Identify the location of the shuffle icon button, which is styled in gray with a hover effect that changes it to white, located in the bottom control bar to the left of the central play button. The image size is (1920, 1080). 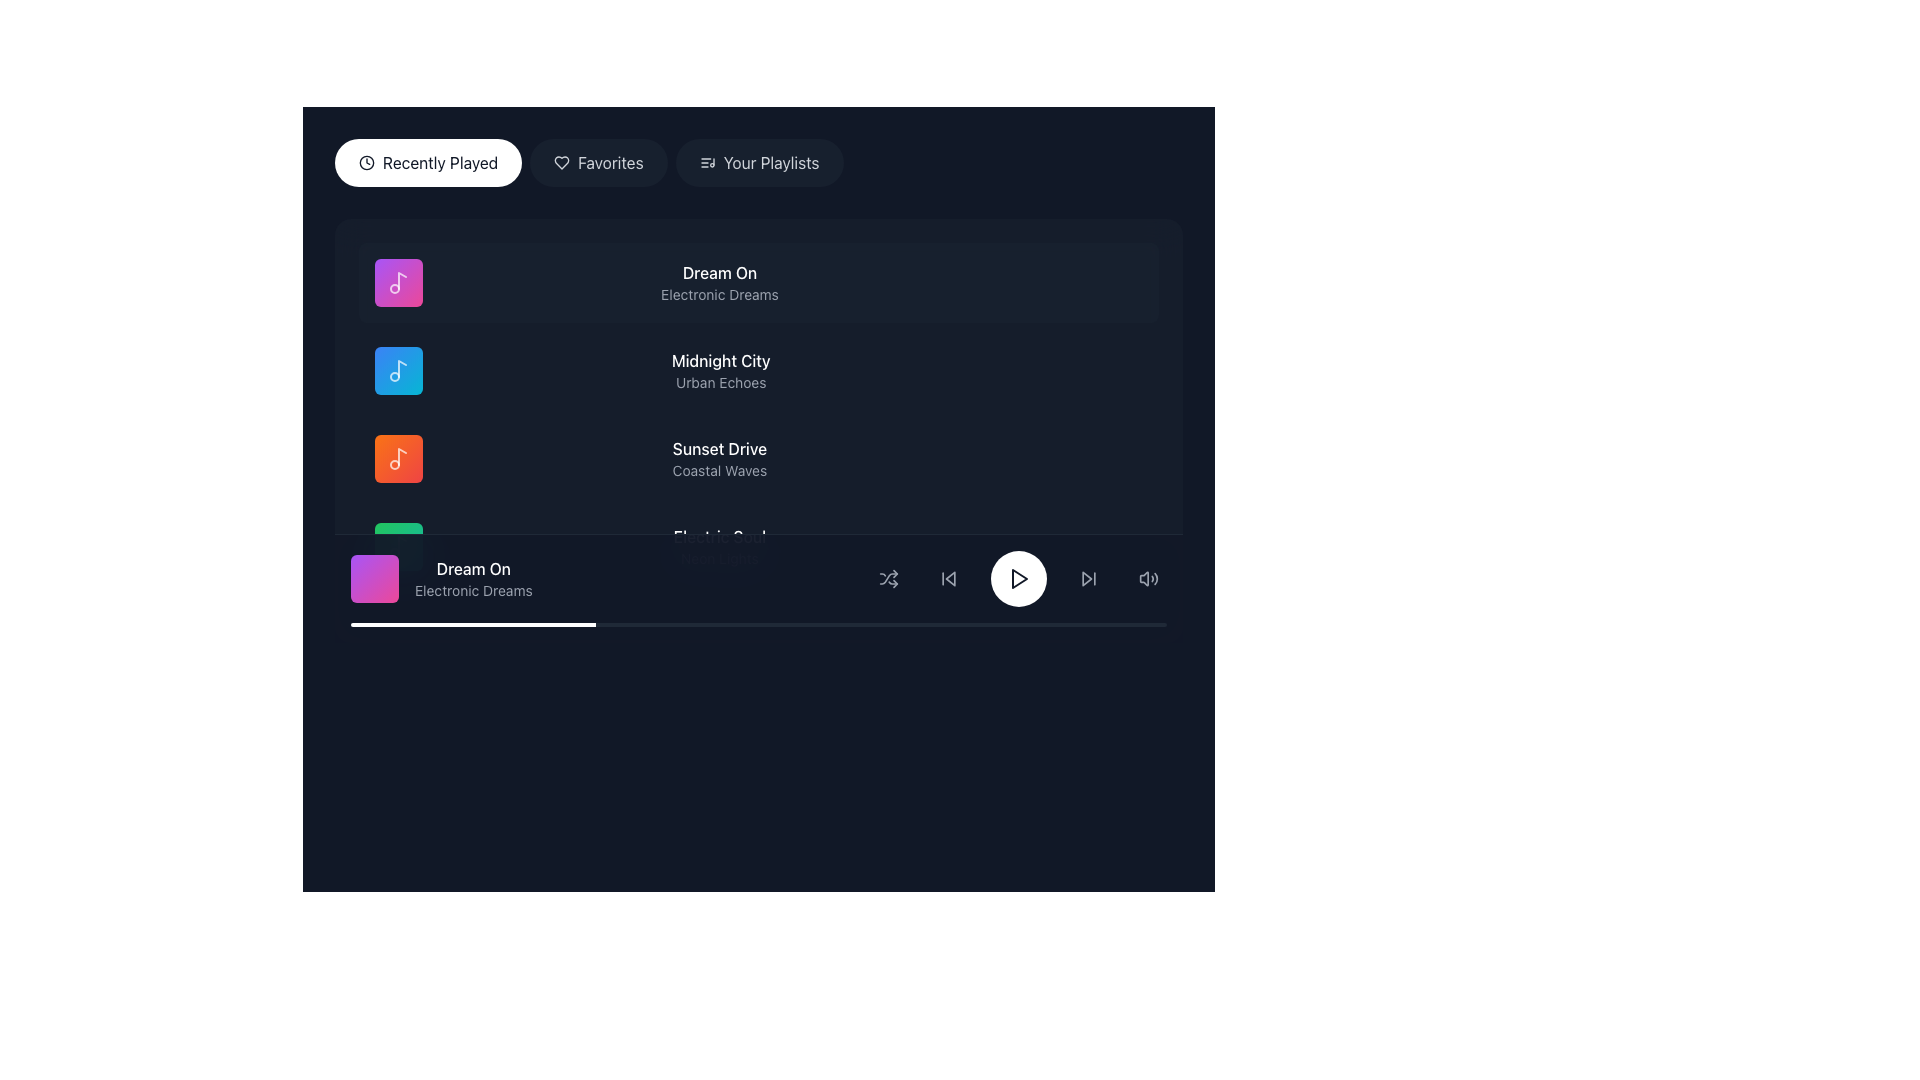
(887, 578).